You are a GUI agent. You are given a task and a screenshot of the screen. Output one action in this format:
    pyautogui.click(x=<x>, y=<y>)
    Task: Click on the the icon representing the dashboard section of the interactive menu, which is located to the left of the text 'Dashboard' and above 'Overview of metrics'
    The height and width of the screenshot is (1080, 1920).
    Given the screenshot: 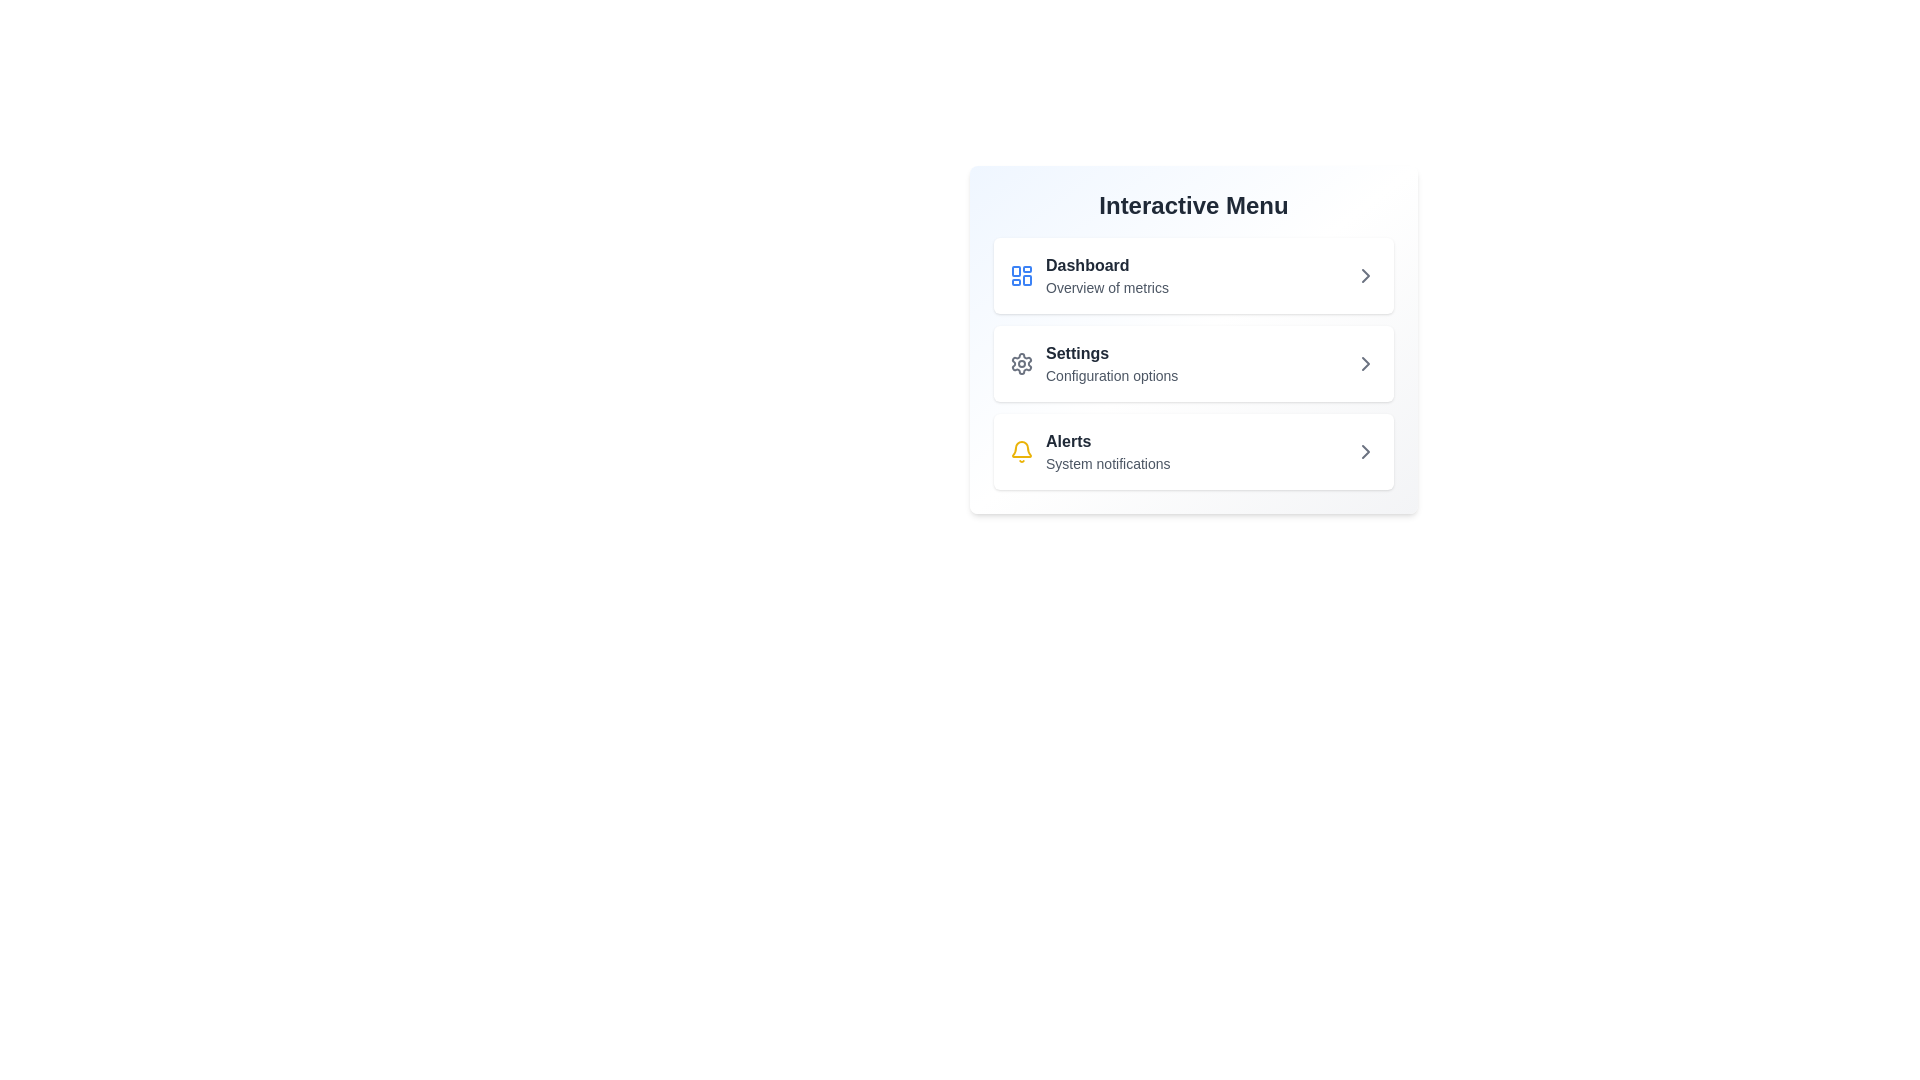 What is the action you would take?
    pyautogui.click(x=1022, y=276)
    